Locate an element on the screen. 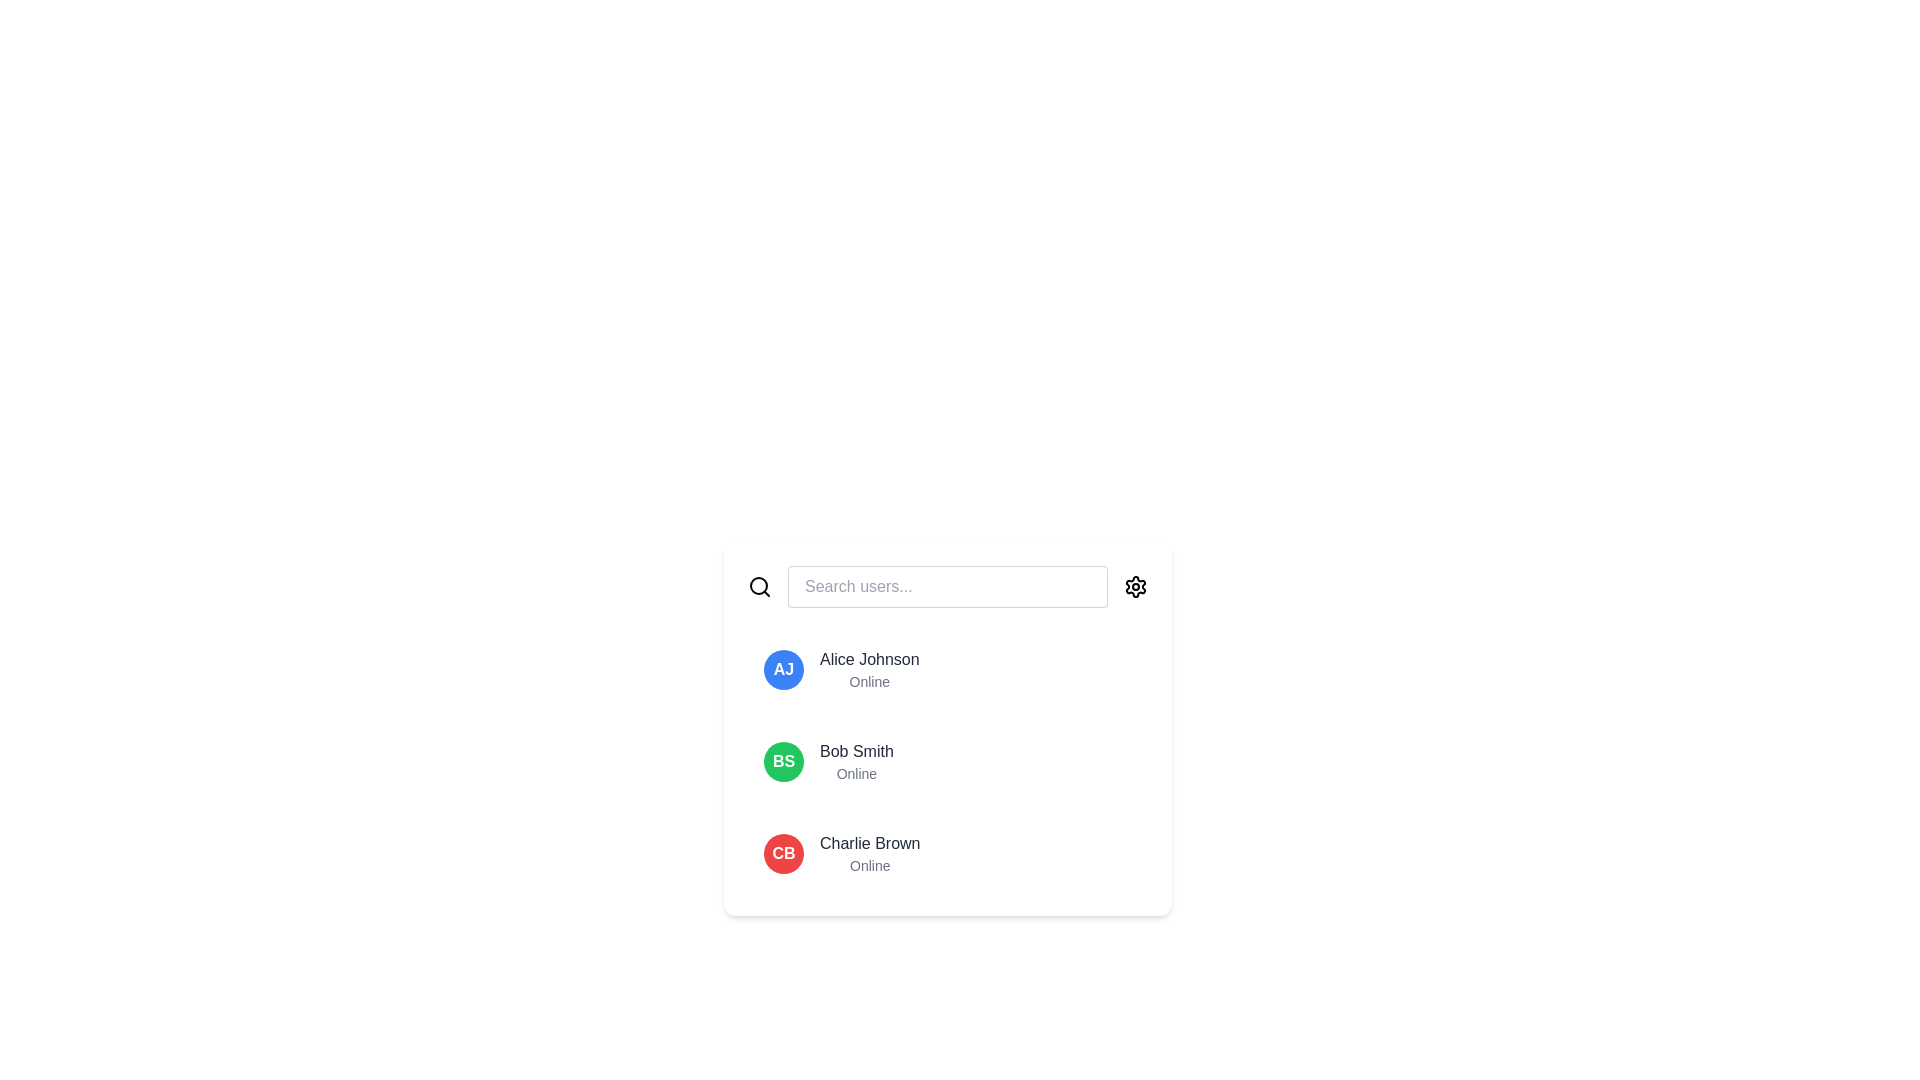 The height and width of the screenshot is (1080, 1920). the Avatar representing 'Alice Johnson' in the contact list is located at coordinates (782, 670).